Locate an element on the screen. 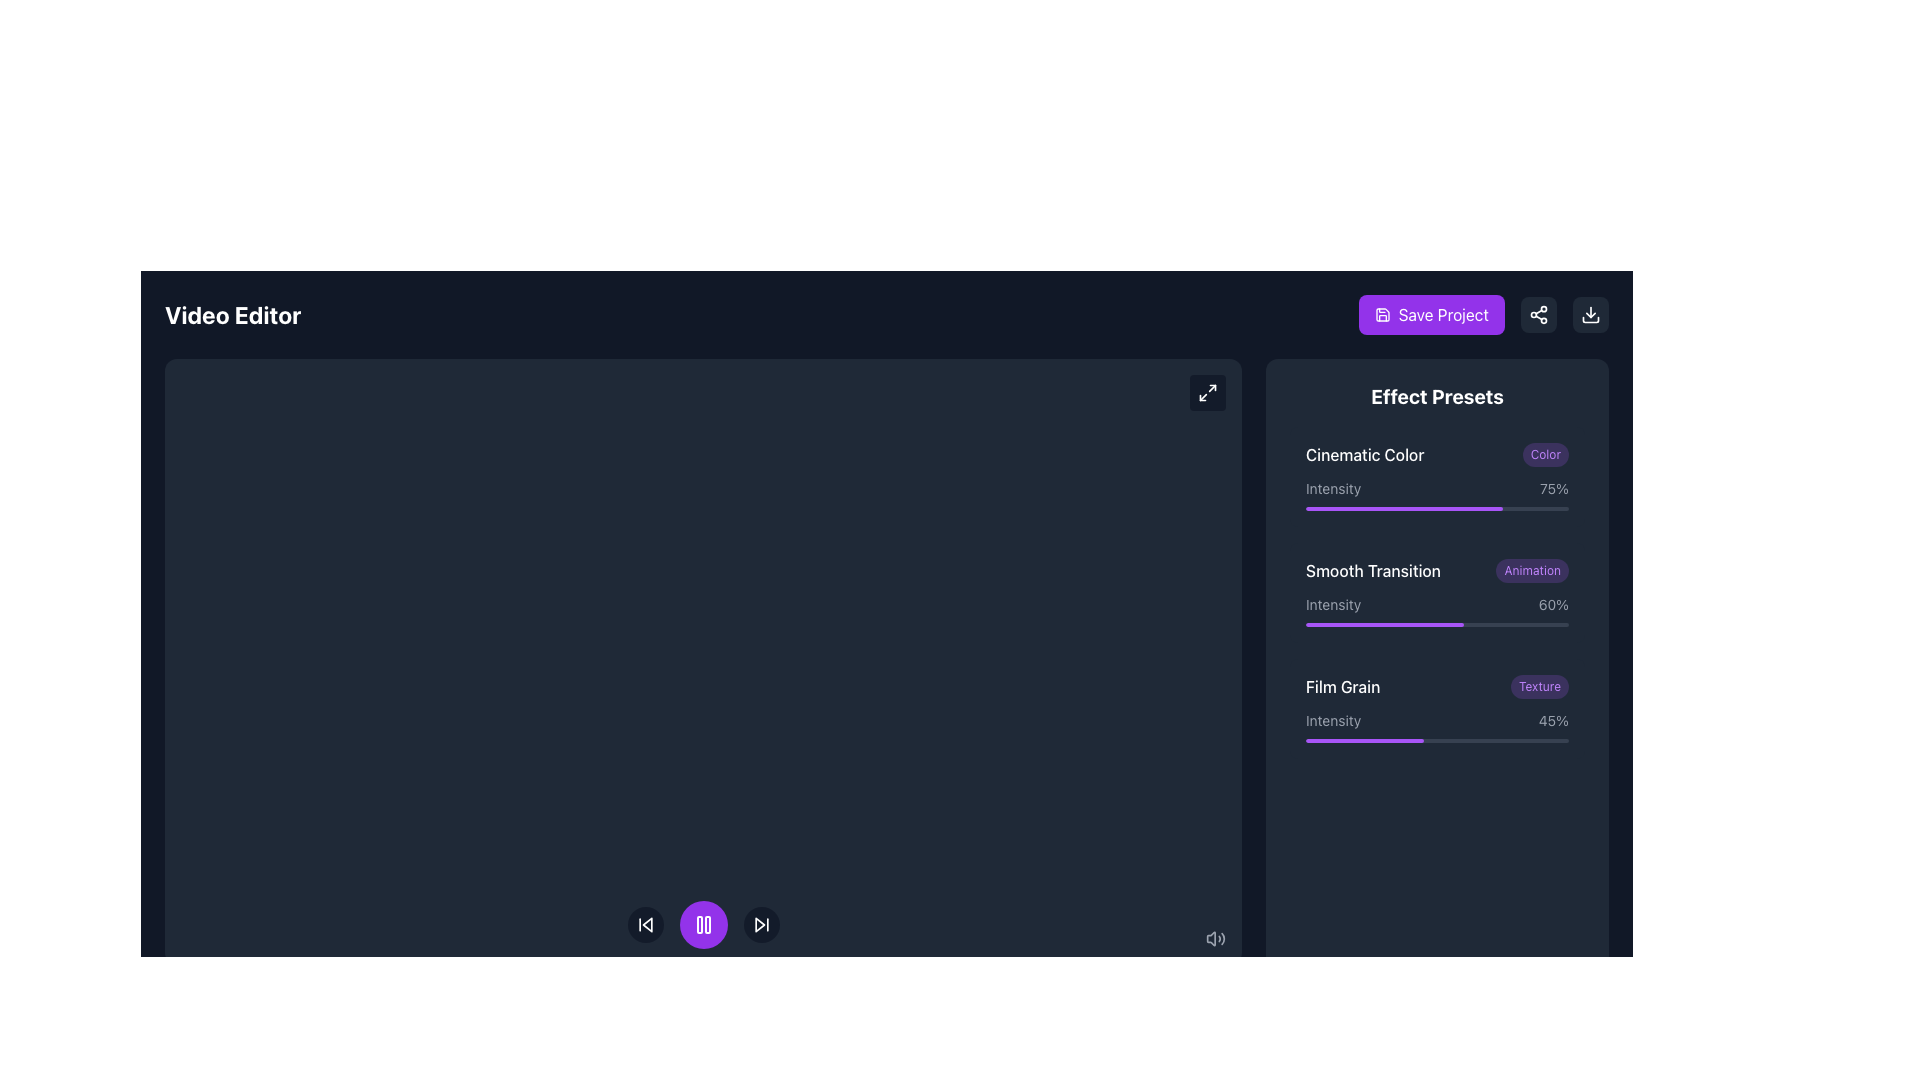 This screenshot has width=1920, height=1080. Cinematic Color Intensity is located at coordinates (1373, 508).